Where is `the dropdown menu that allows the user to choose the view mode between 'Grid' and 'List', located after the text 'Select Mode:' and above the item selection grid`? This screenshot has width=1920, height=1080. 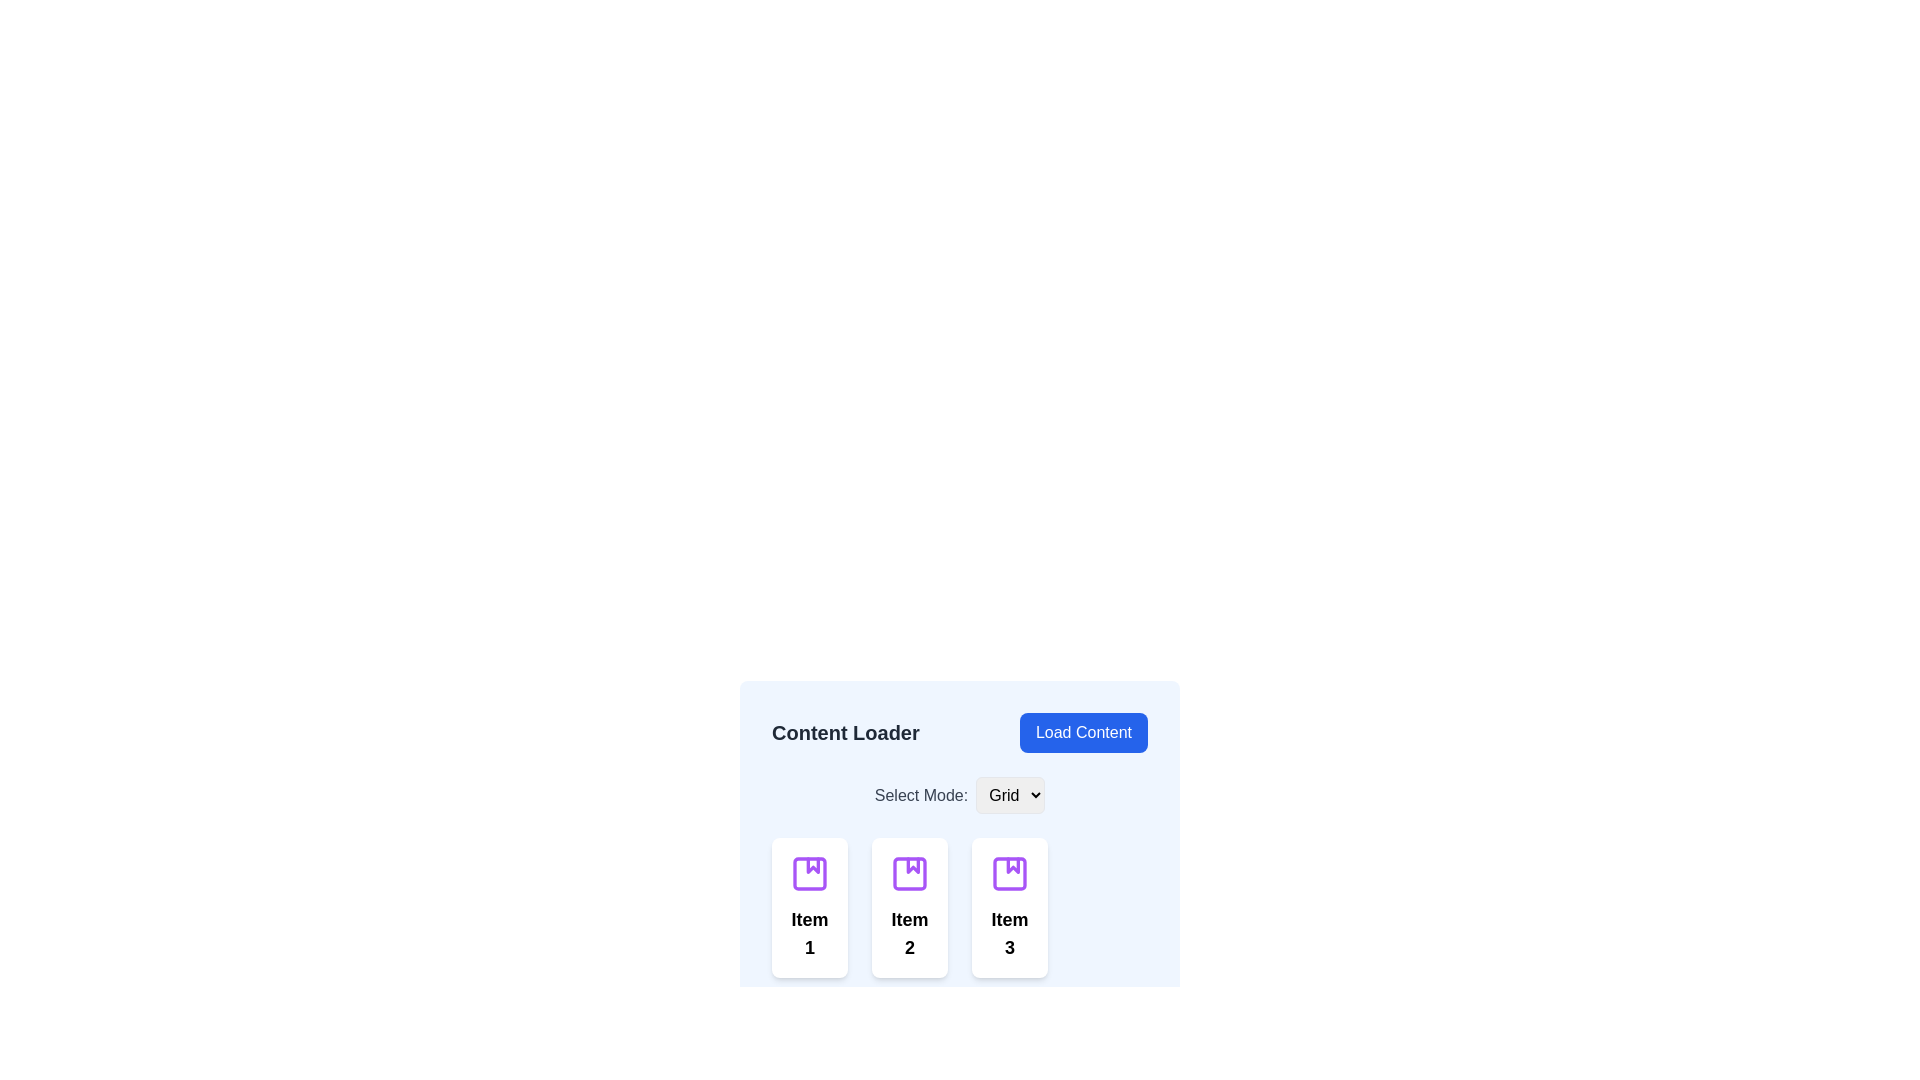
the dropdown menu that allows the user to choose the view mode between 'Grid' and 'List', located after the text 'Select Mode:' and above the item selection grid is located at coordinates (1010, 794).